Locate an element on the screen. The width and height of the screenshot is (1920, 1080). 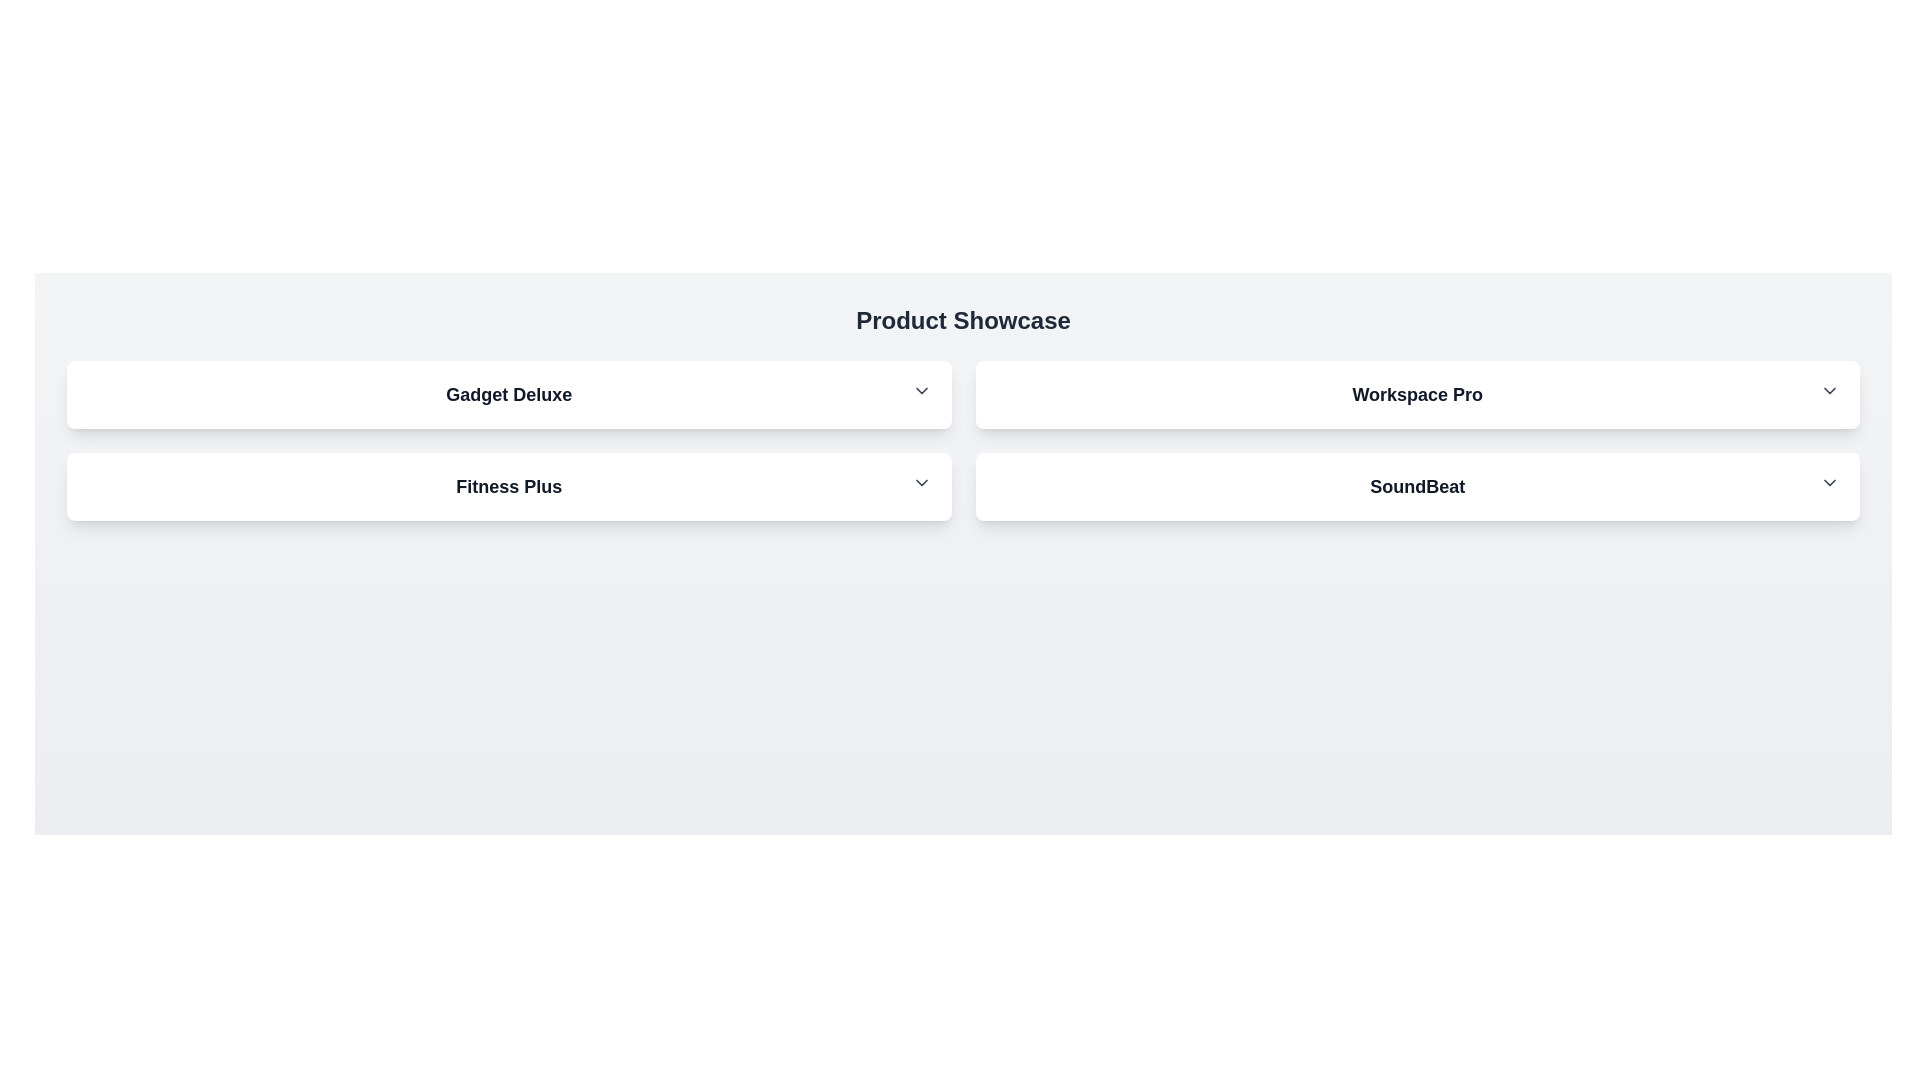
the 'Workspace Pro' button or card, which is styled with a white background and rounded corners, located in the top-right corner of a grid layout is located at coordinates (1416, 394).